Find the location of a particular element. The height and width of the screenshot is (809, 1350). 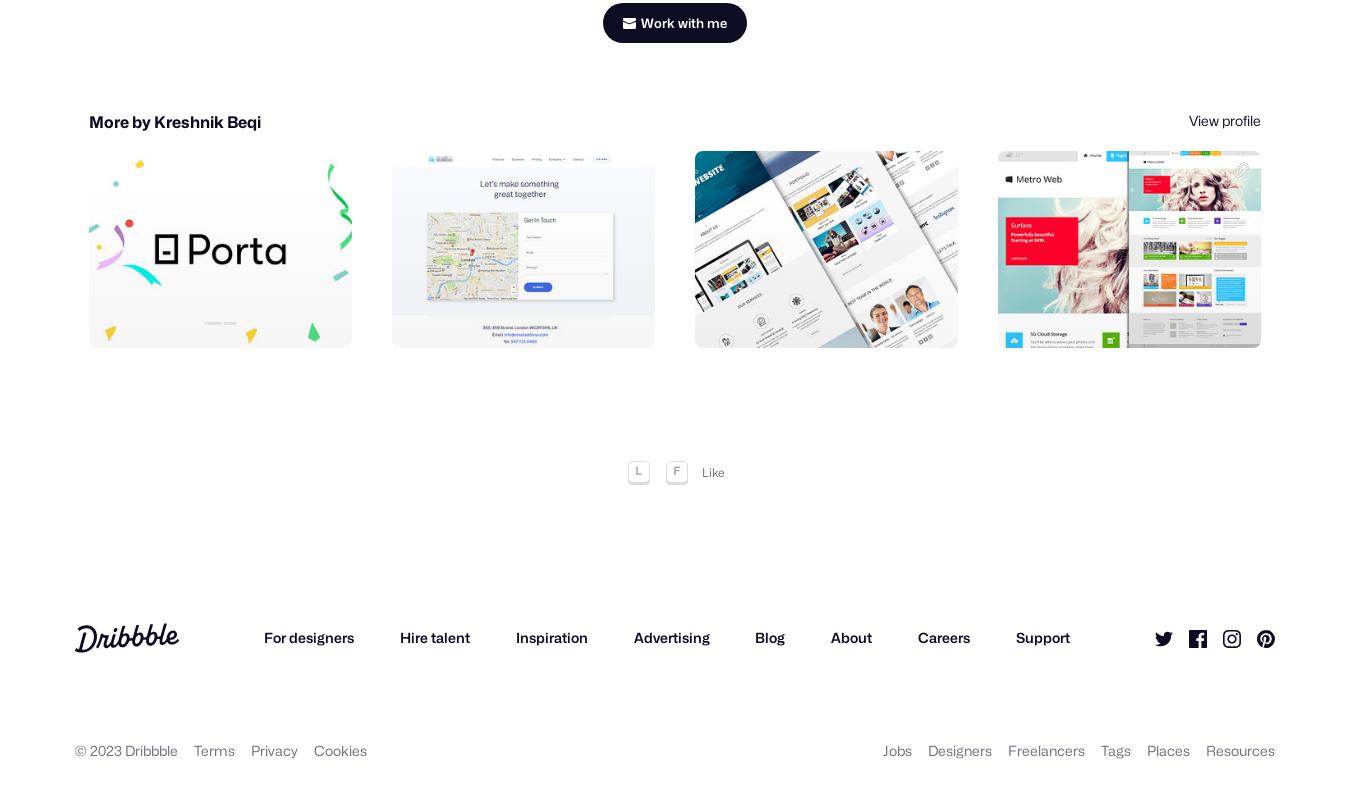

'Freelancers' is located at coordinates (1046, 755).